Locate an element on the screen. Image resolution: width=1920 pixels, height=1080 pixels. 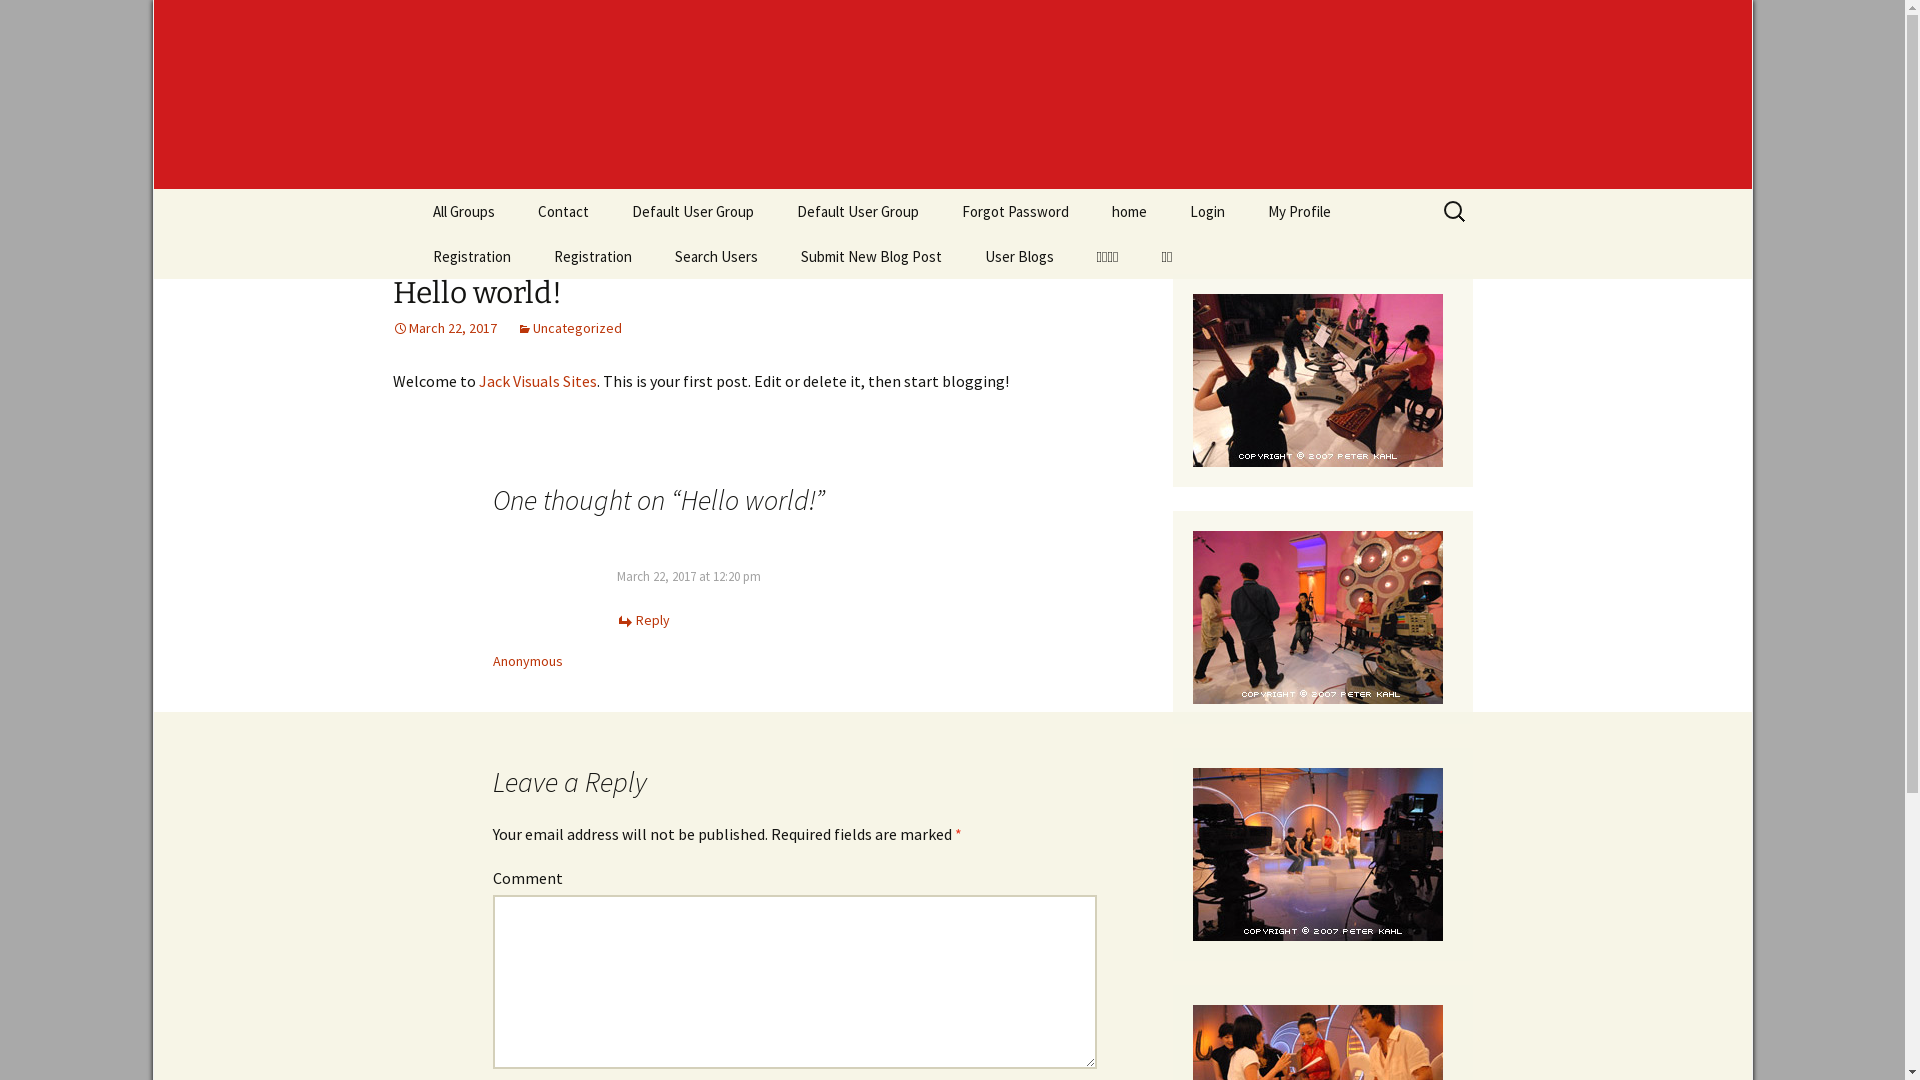
'Default User Group' is located at coordinates (692, 211).